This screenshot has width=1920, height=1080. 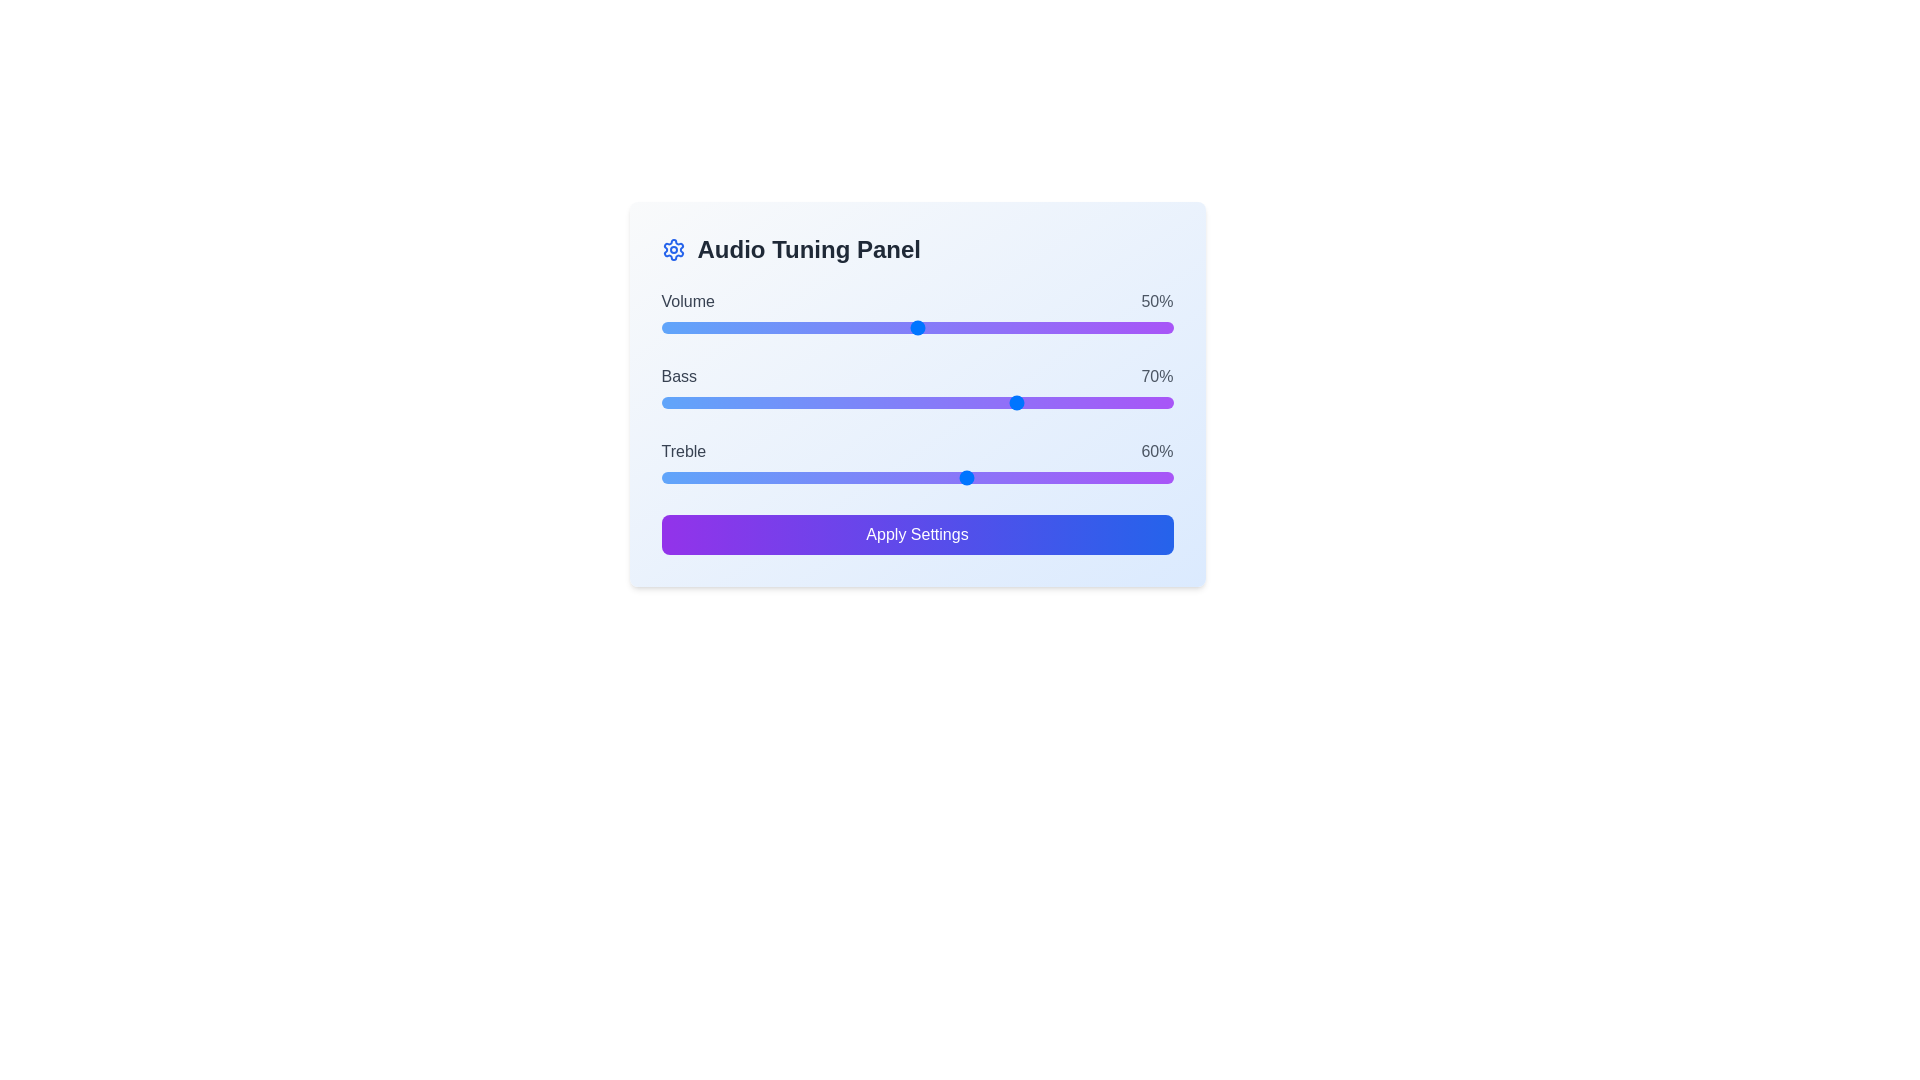 What do you see at coordinates (683, 451) in the screenshot?
I see `the 'Treble' label in the third row of the audio tuning panel, which is located to the left of the '60%' percentage text and above the 'Apply Settings' button` at bounding box center [683, 451].